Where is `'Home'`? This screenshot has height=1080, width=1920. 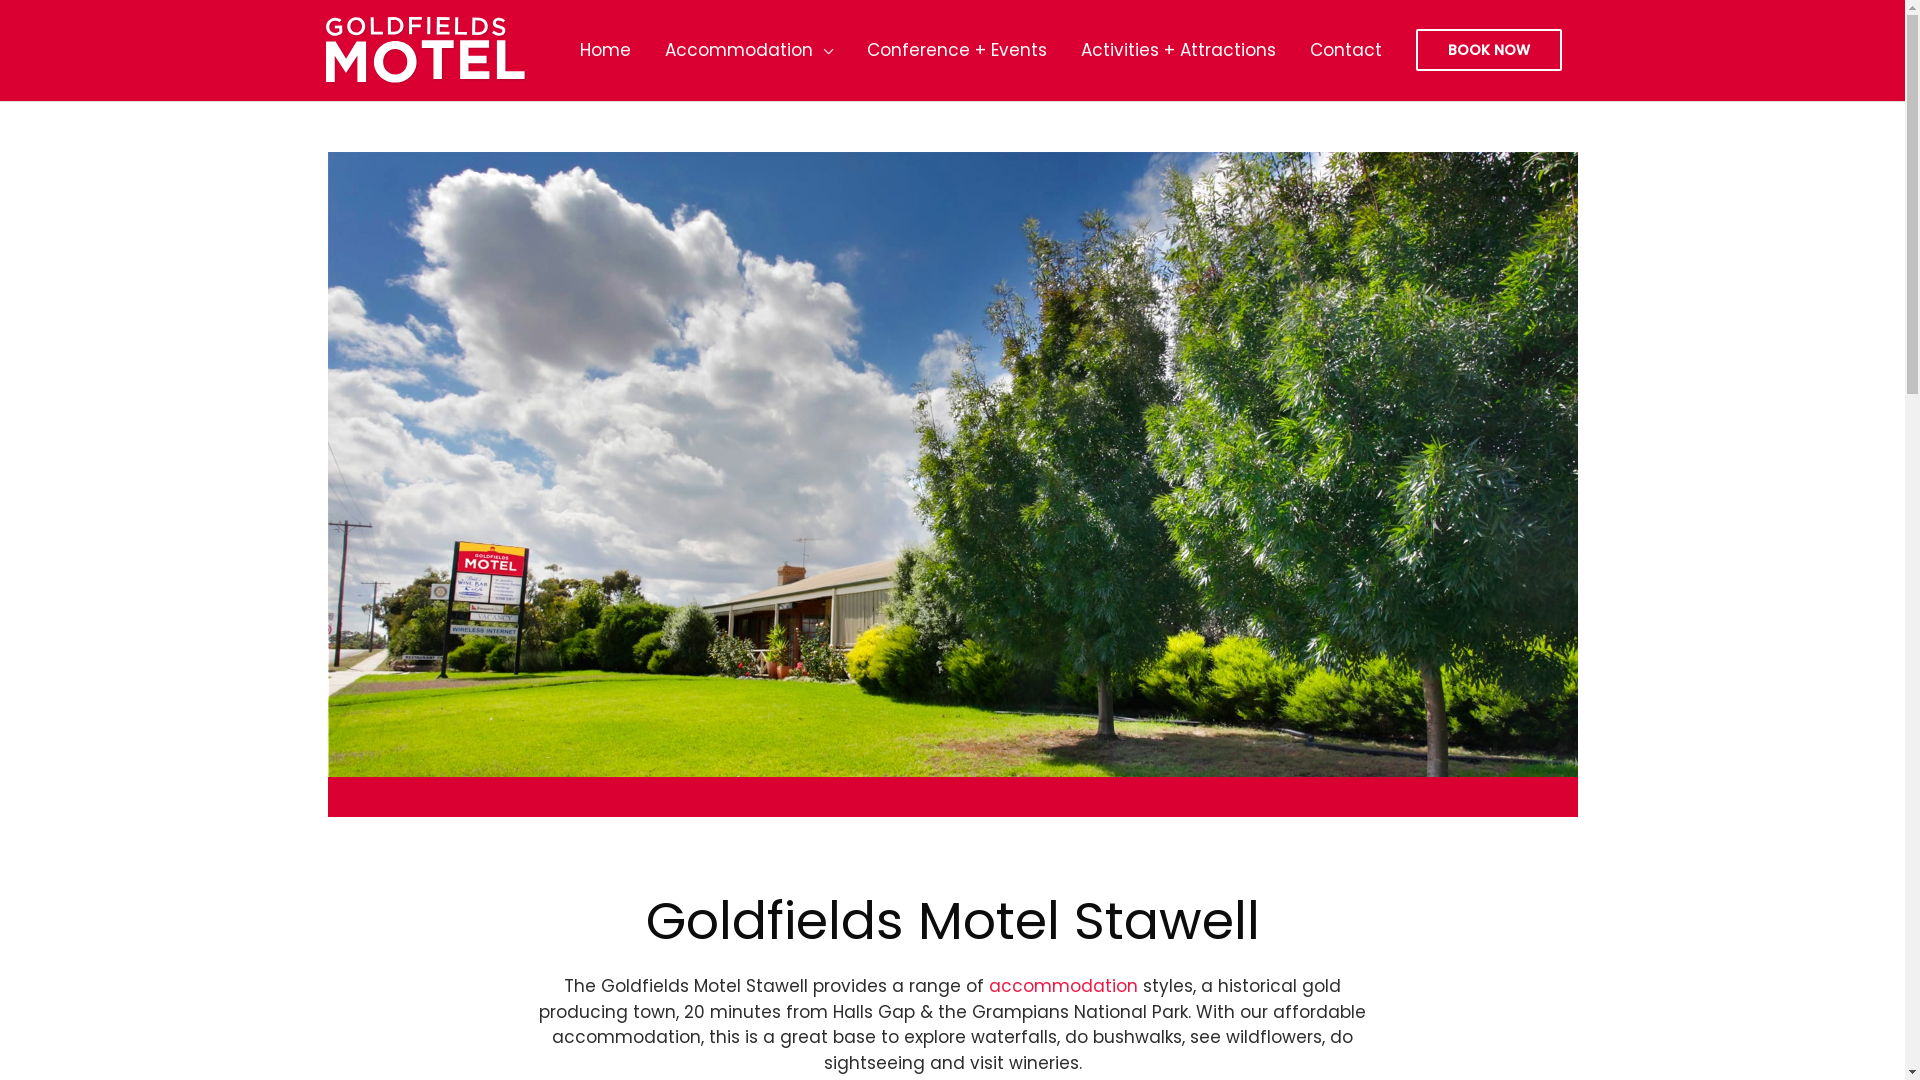
'Home' is located at coordinates (604, 49).